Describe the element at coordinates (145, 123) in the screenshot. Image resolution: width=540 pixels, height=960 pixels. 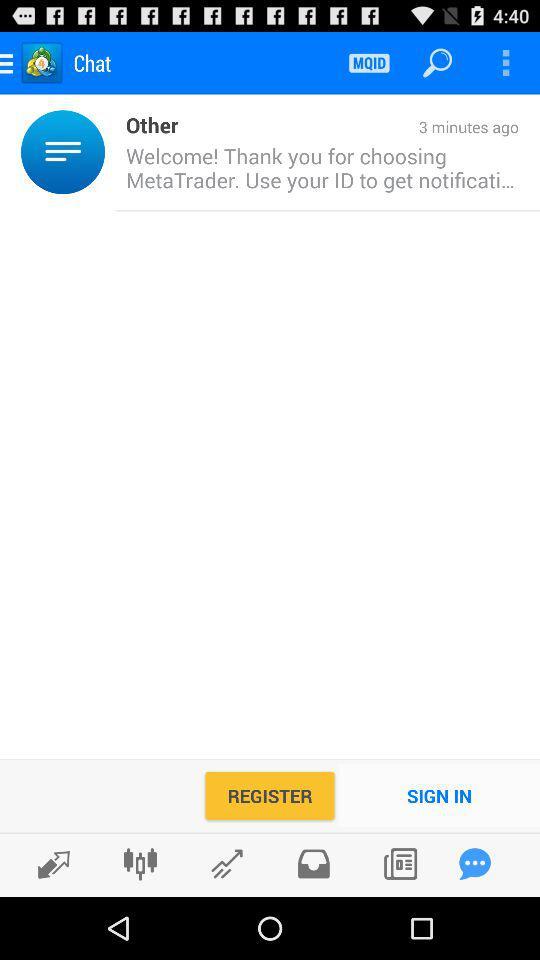
I see `item to the left of 3 minutes ago` at that location.